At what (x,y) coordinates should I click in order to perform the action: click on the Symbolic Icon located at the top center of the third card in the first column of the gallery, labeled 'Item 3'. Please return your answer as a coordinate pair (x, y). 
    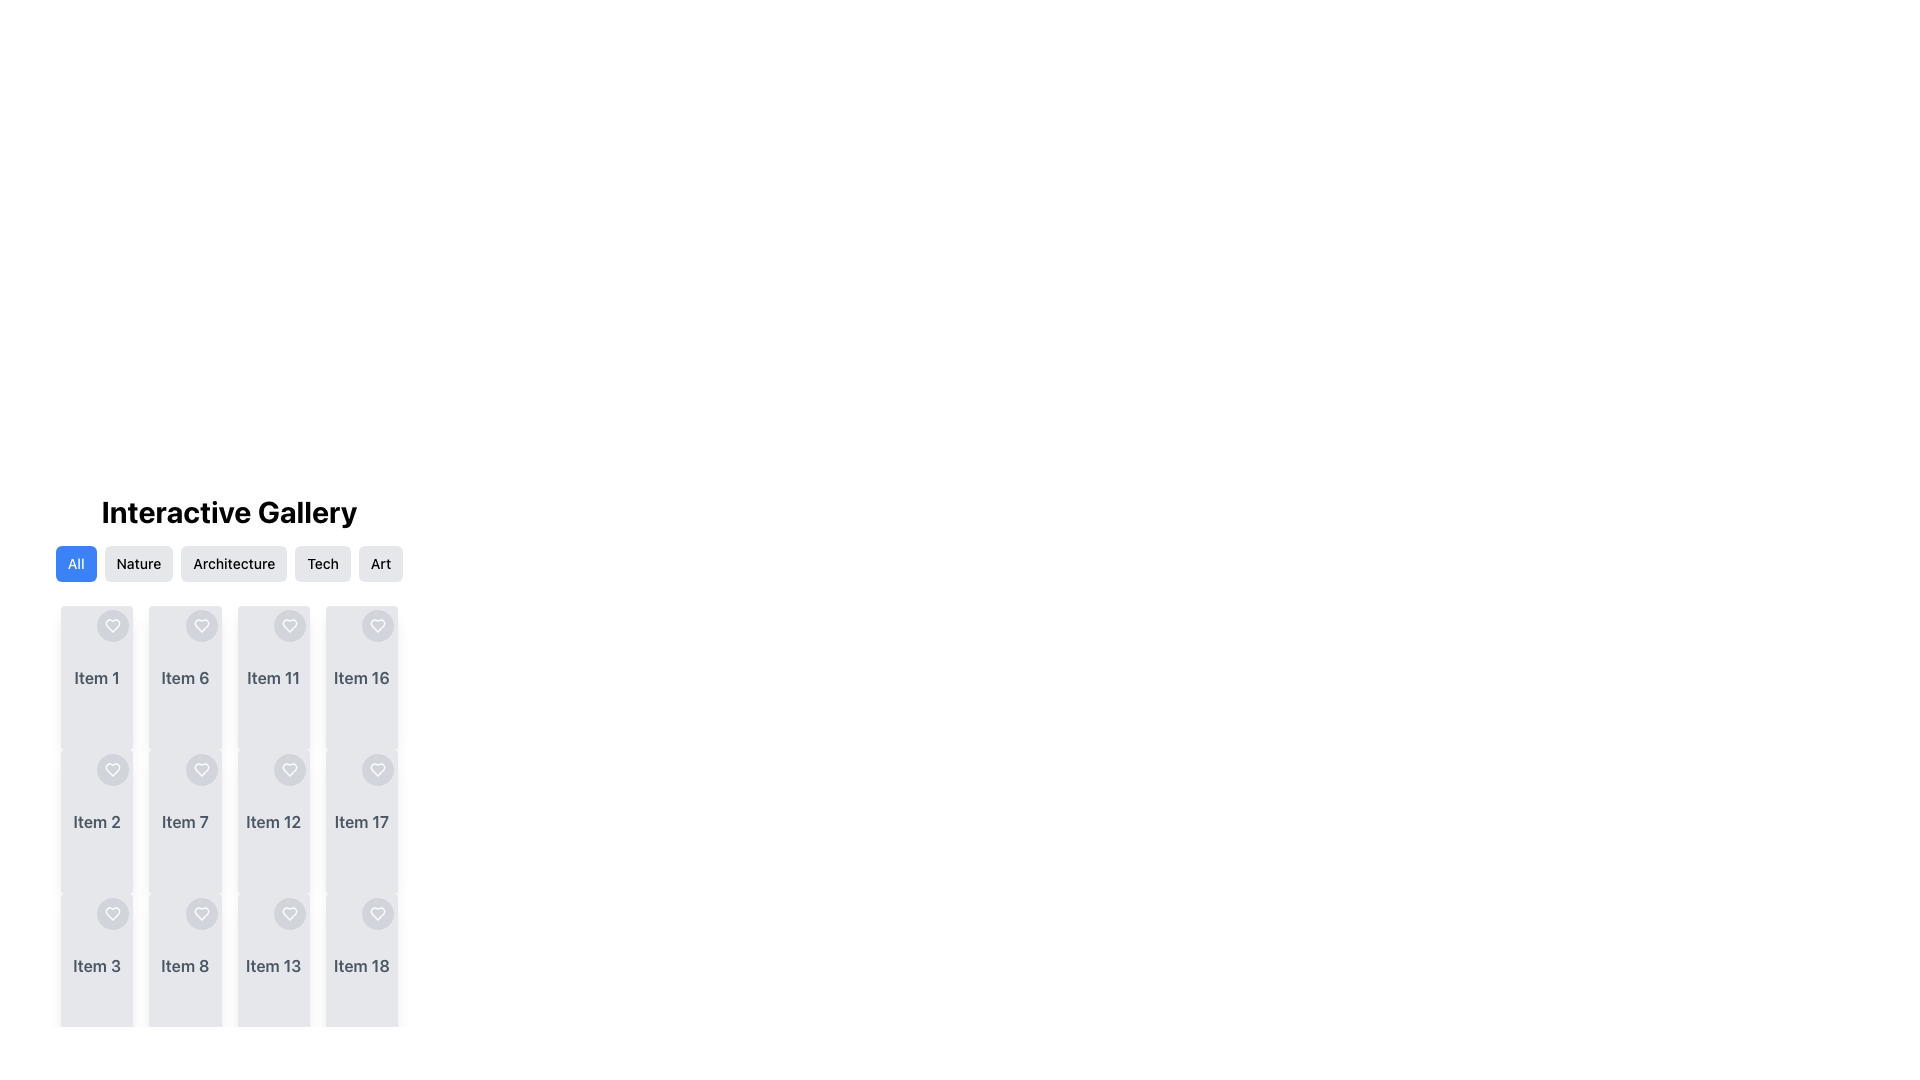
    Looking at the image, I should click on (112, 914).